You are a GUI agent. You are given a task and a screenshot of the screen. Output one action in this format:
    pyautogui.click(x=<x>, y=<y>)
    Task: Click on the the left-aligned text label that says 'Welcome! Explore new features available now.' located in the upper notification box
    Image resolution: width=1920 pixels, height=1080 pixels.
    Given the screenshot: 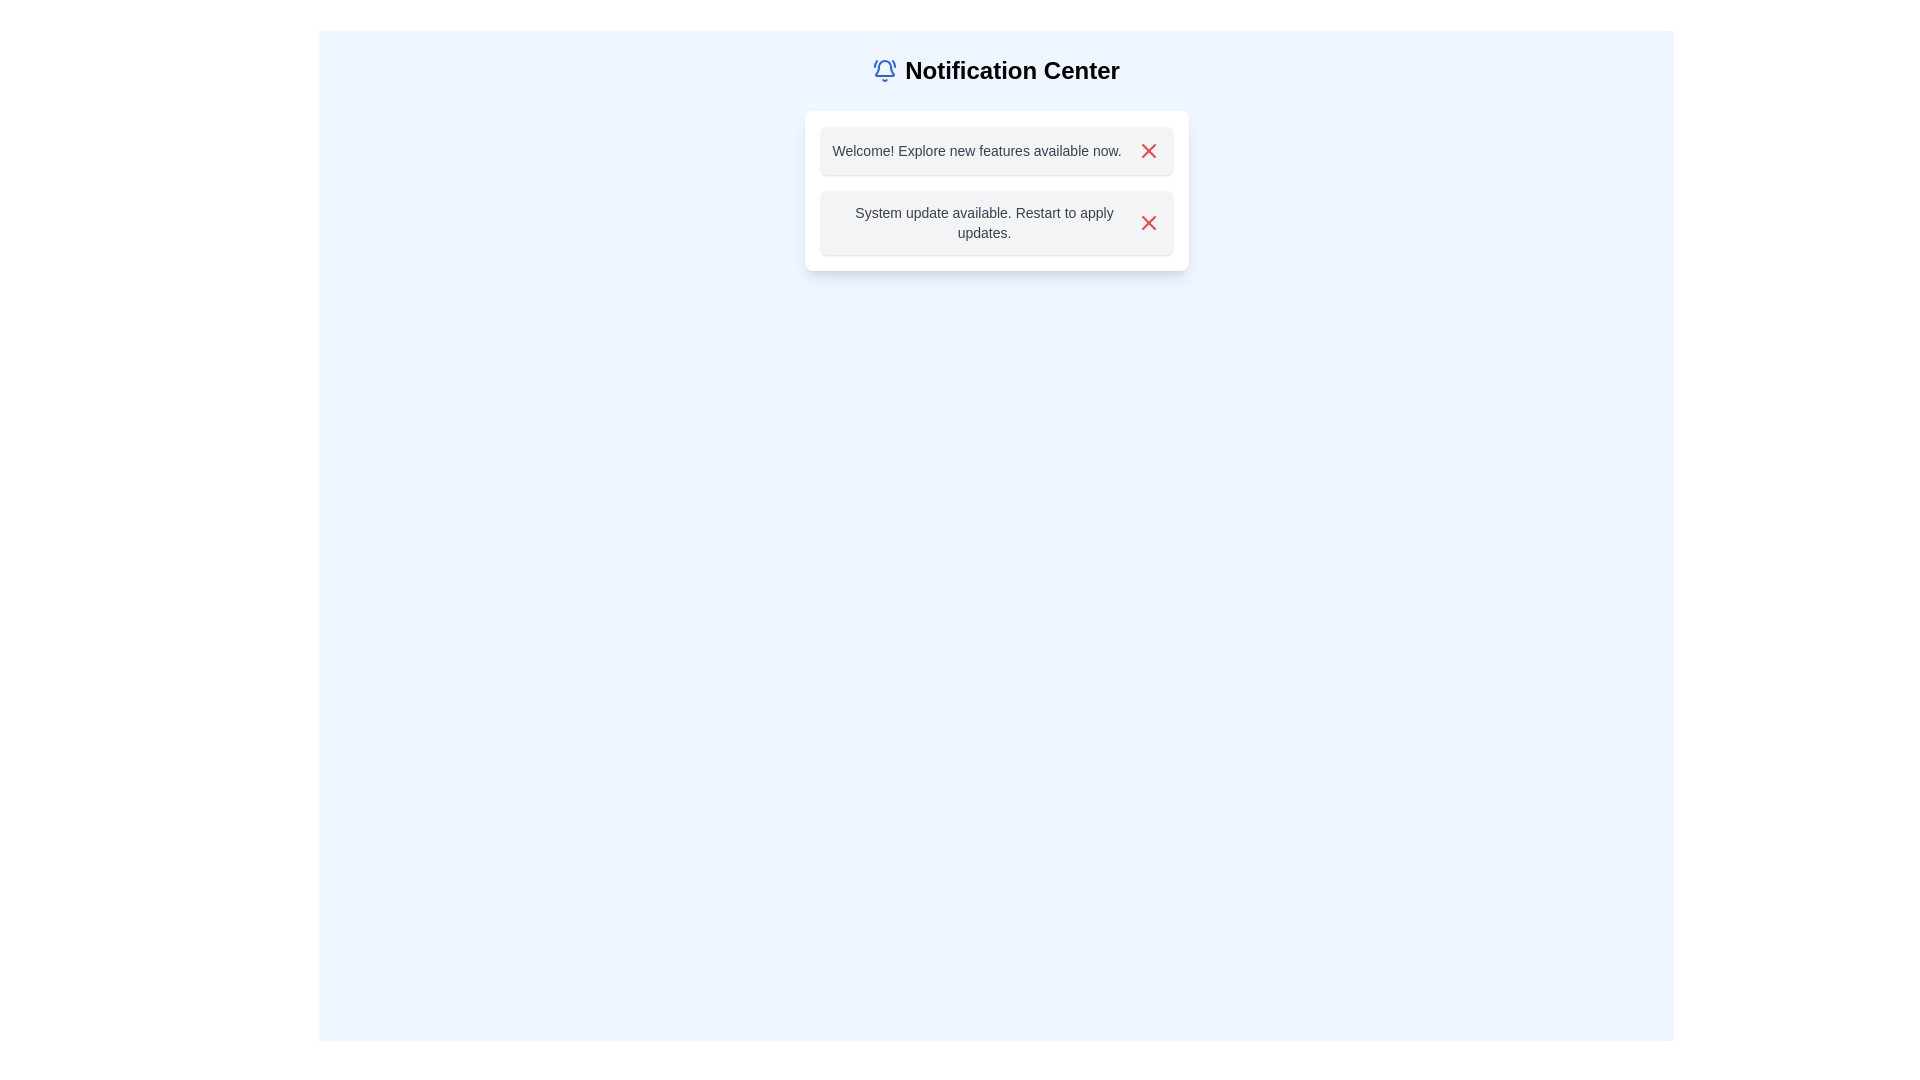 What is the action you would take?
    pyautogui.click(x=977, y=149)
    